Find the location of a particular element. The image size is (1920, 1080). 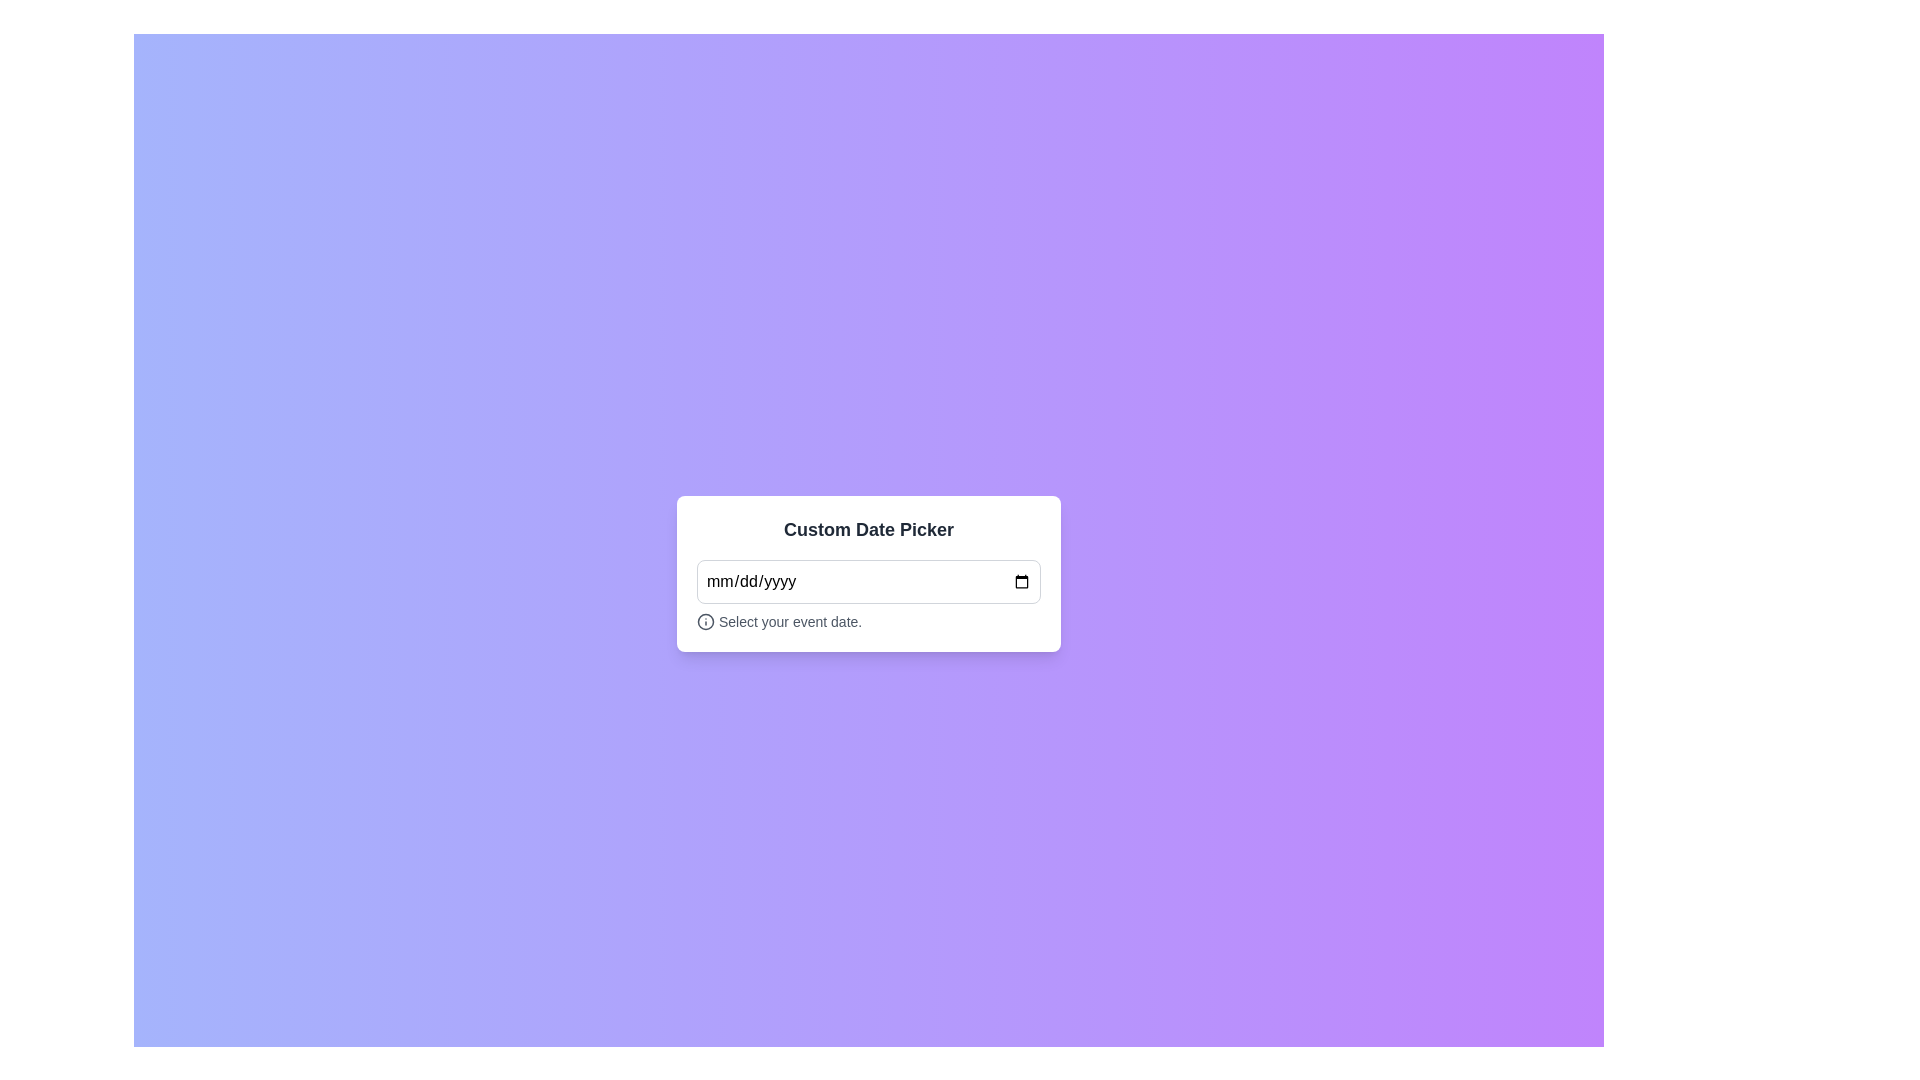

the Text Label that serves as a title or header for selecting a date is located at coordinates (868, 528).